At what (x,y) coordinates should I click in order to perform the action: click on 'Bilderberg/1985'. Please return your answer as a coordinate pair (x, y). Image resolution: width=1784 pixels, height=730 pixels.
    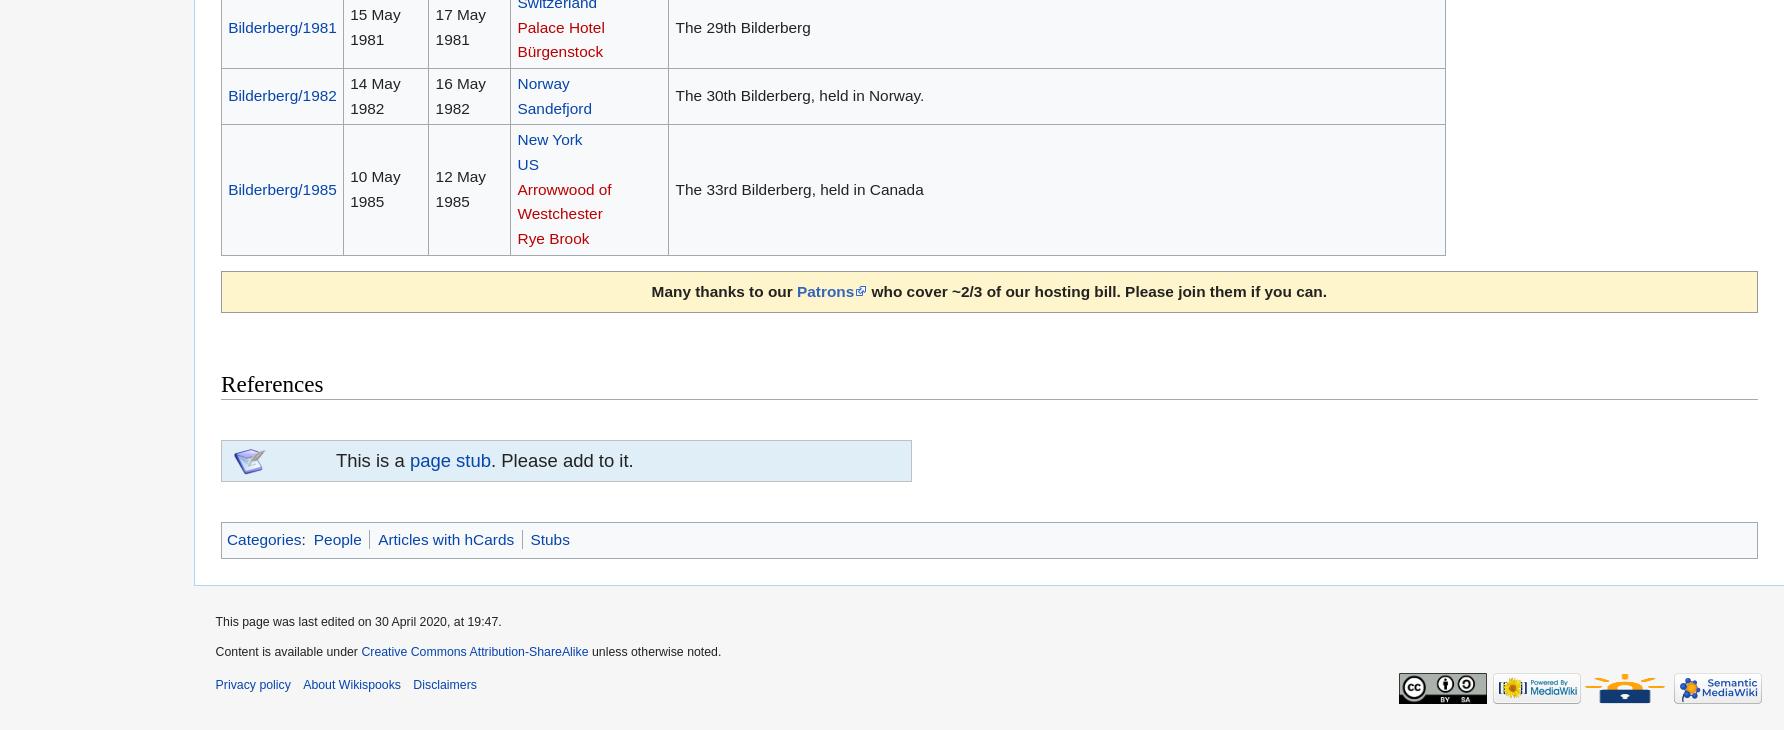
    Looking at the image, I should click on (282, 188).